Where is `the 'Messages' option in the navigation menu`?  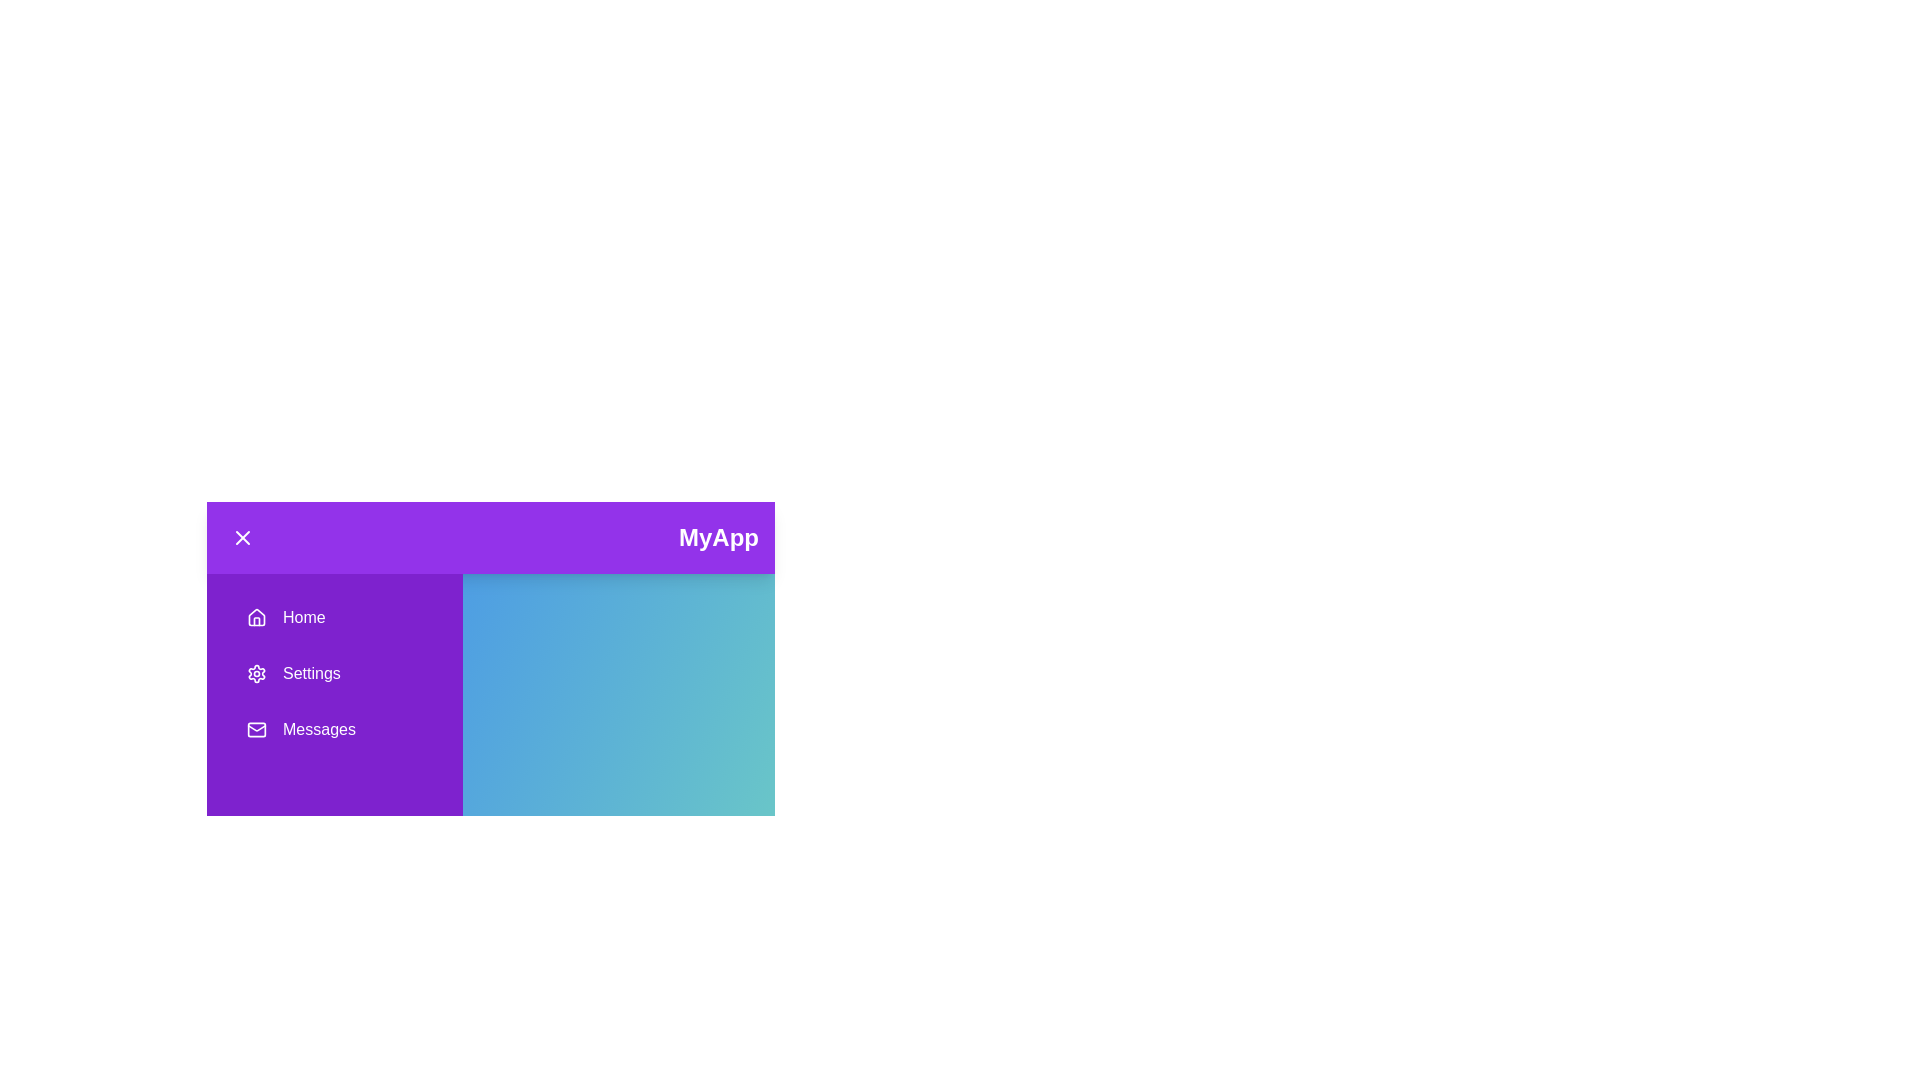 the 'Messages' option in the navigation menu is located at coordinates (335, 729).